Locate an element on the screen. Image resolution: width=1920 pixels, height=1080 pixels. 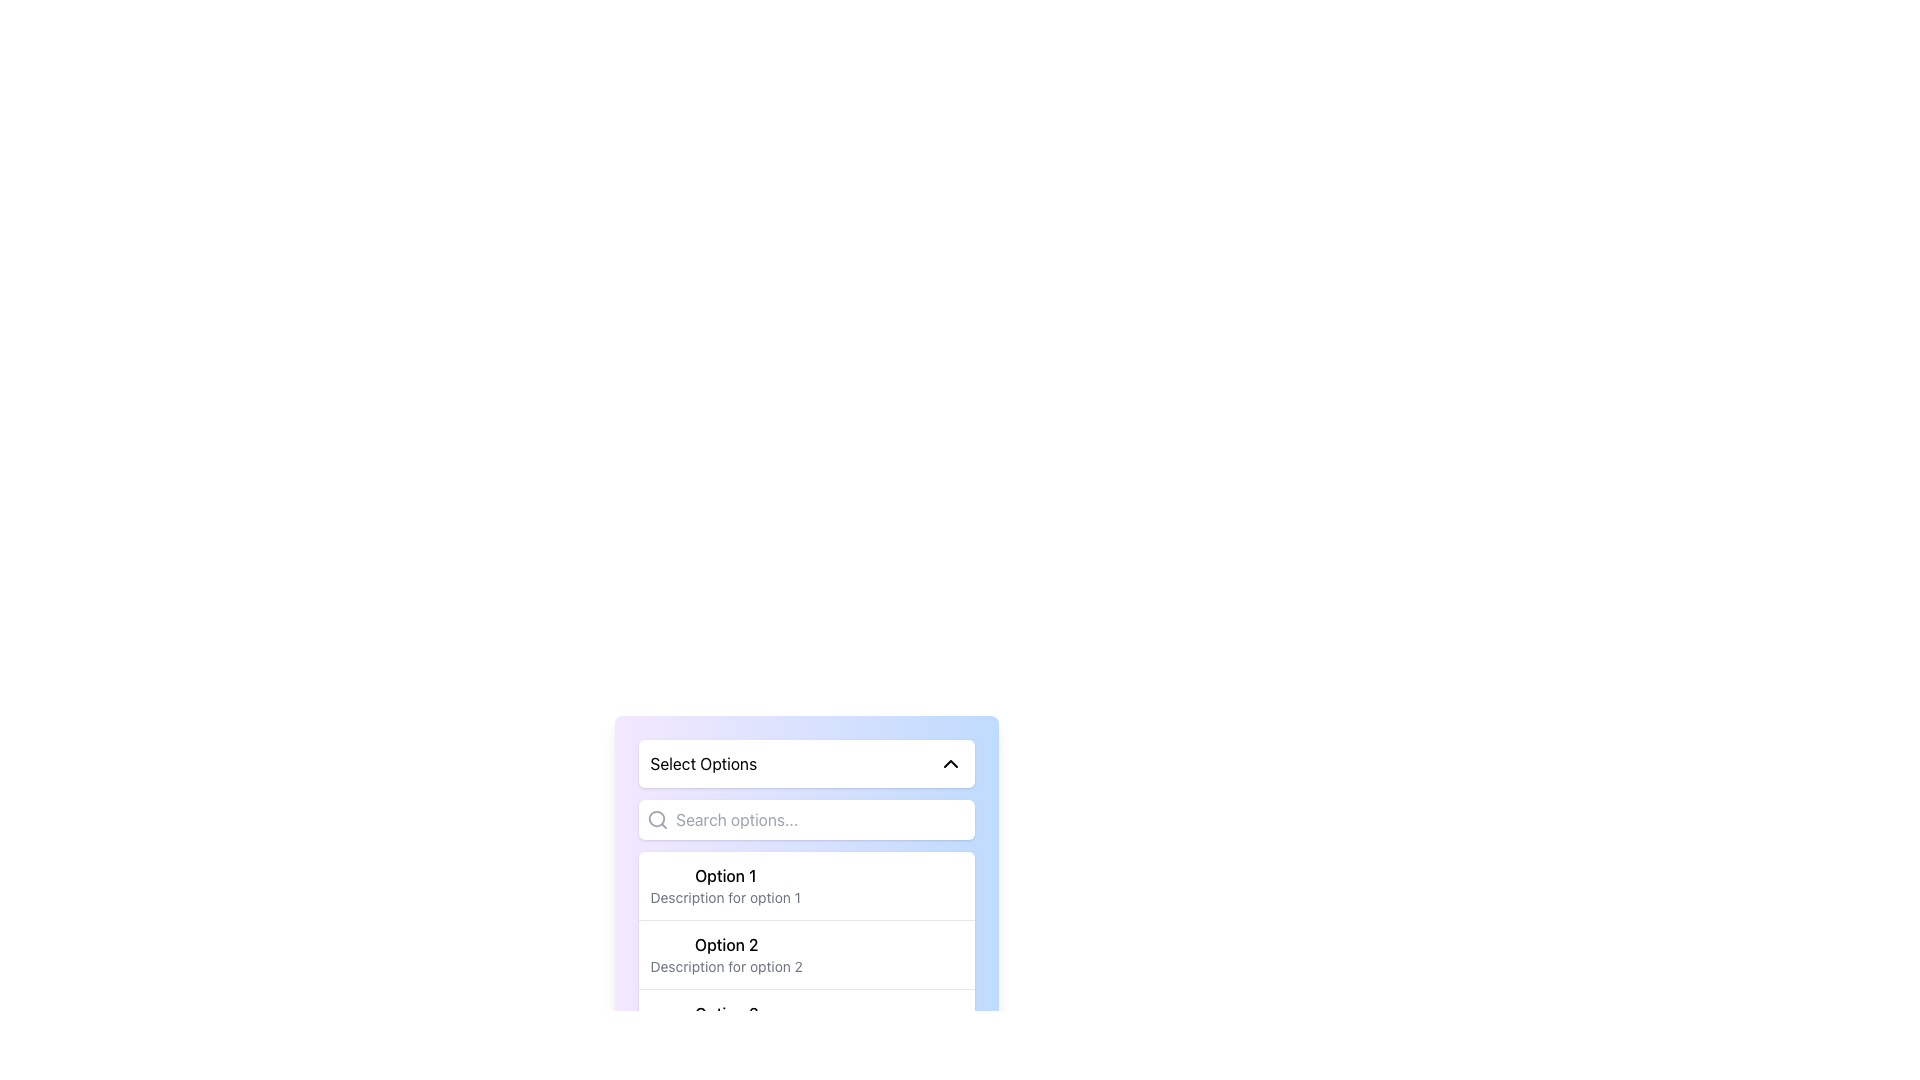
the list item containing the bold title 'Option 2' and the description 'Description for option 2' is located at coordinates (806, 953).